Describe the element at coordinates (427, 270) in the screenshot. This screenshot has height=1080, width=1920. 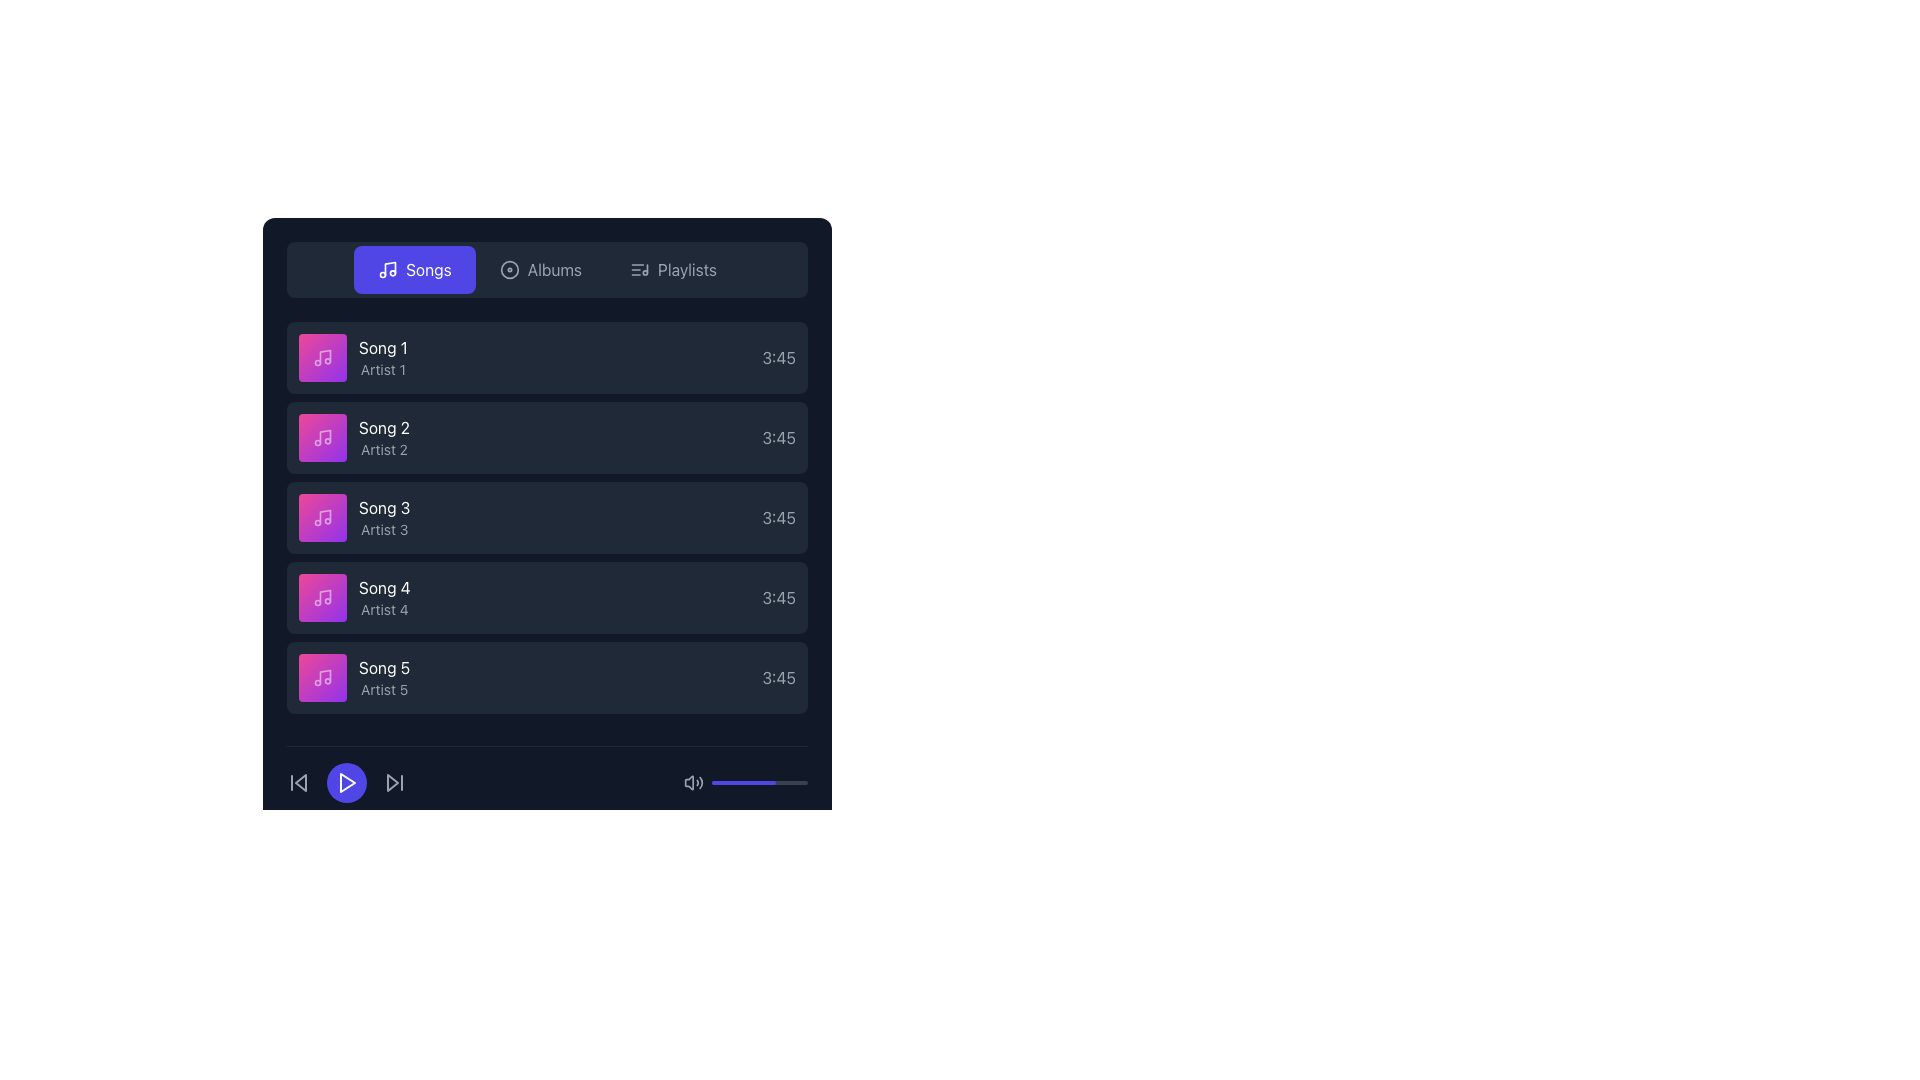
I see `the navigation button labeled 'Songs' in the top portion of the user interface` at that location.